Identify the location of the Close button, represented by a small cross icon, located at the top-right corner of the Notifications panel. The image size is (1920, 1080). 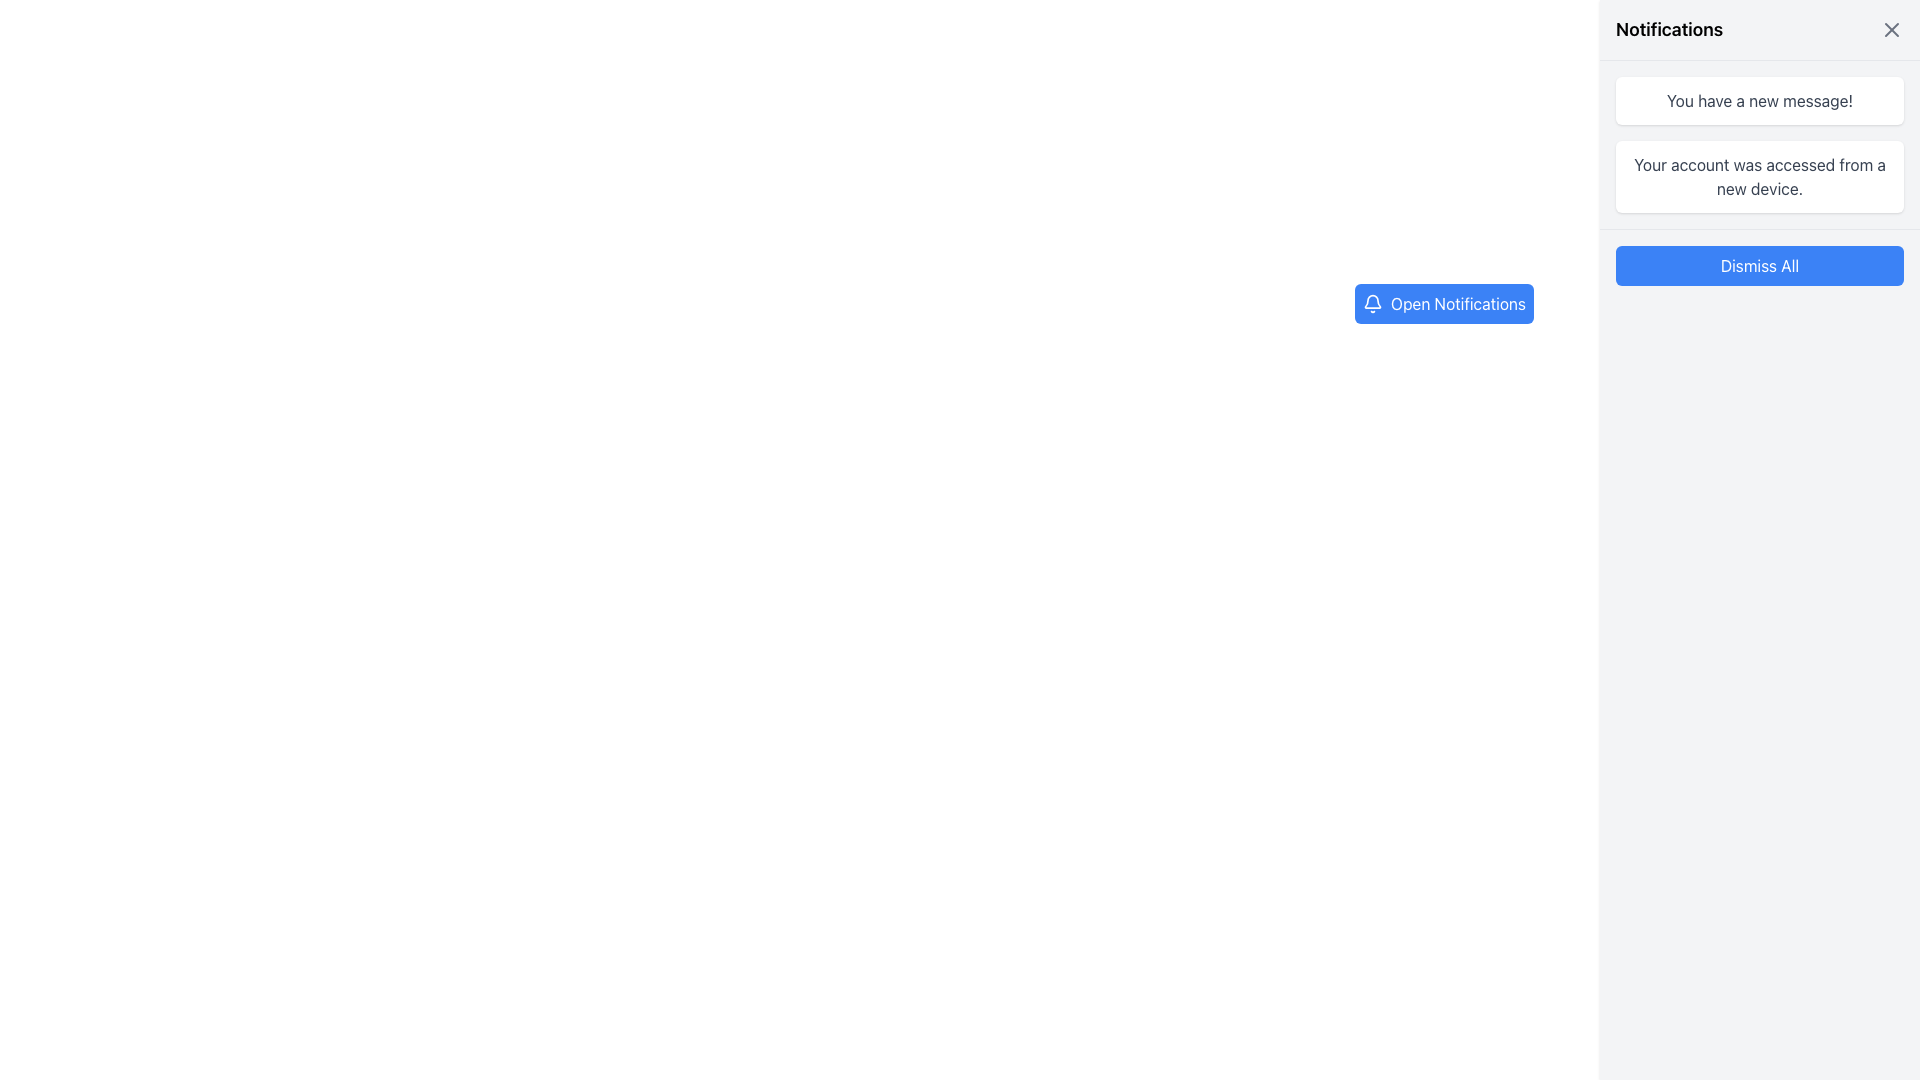
(1890, 30).